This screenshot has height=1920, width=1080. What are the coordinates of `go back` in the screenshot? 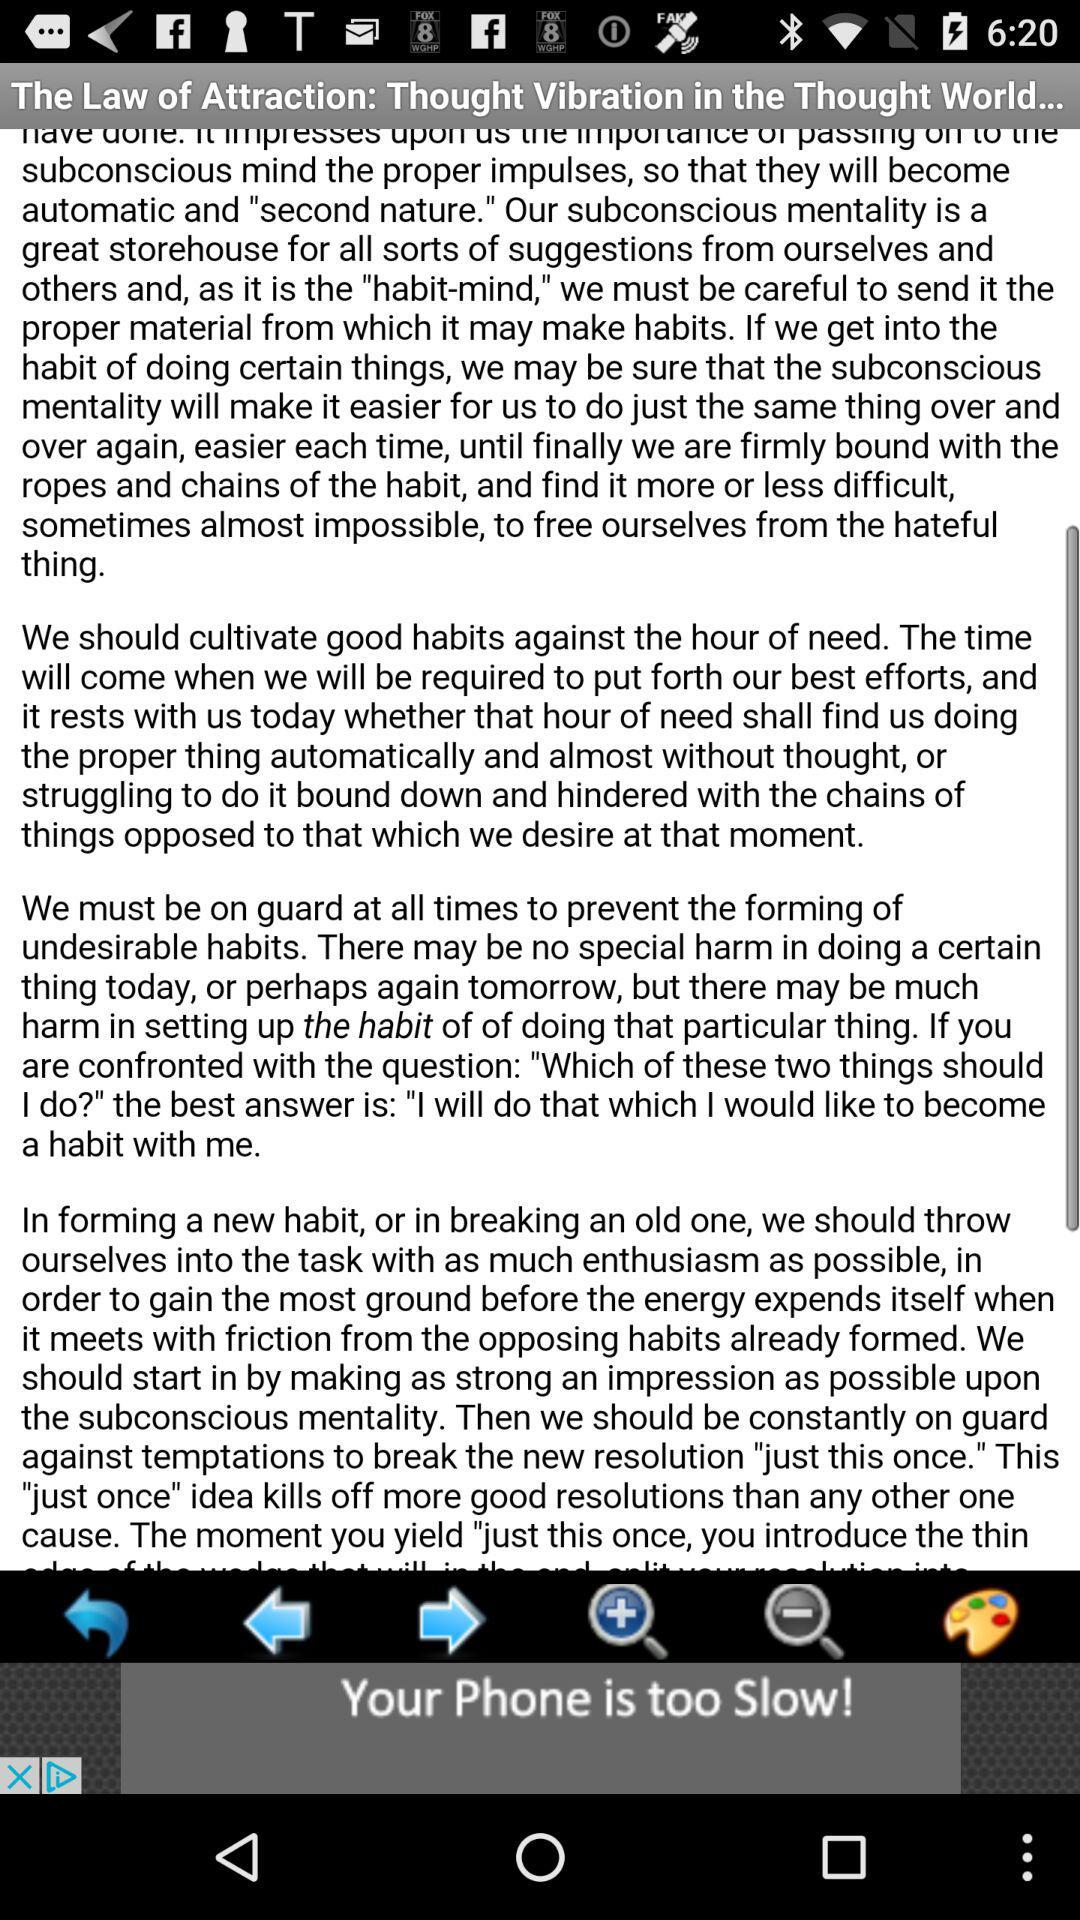 It's located at (274, 1621).